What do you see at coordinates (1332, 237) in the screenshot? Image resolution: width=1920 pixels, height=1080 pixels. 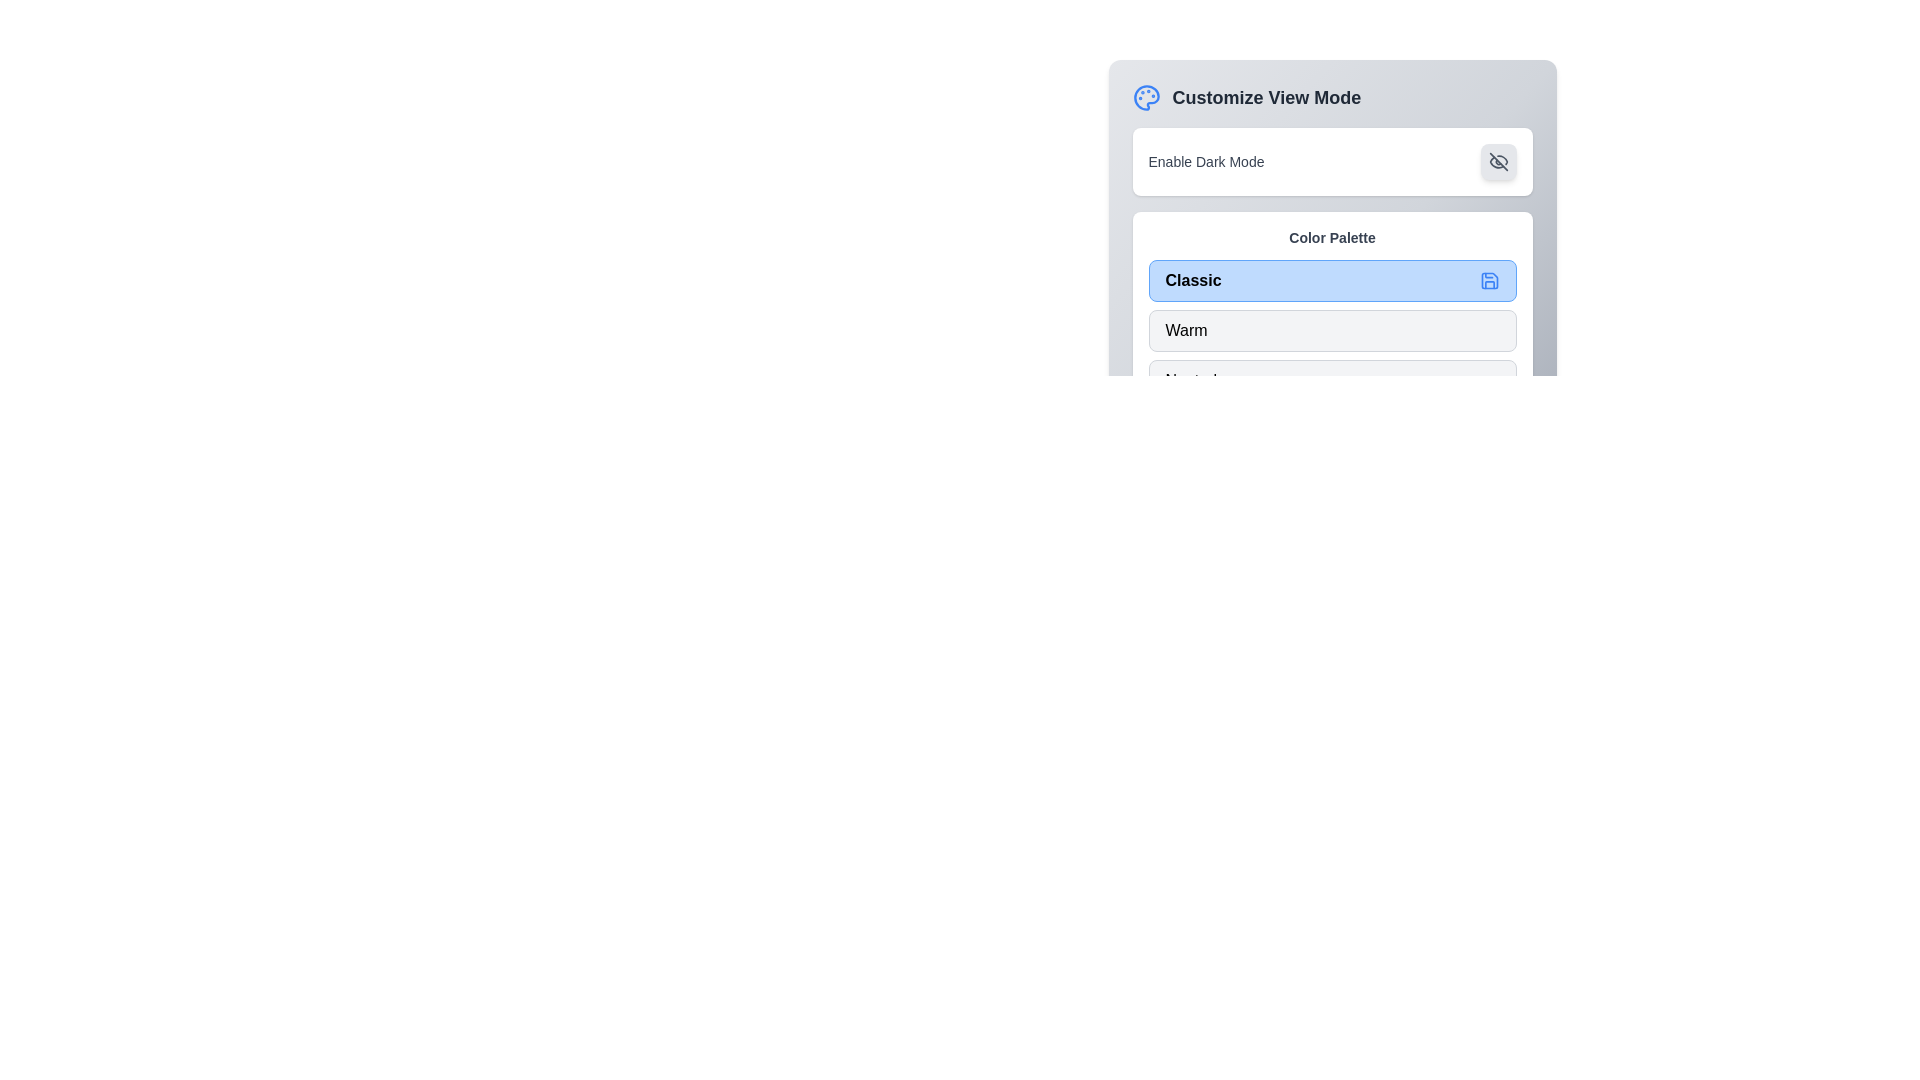 I see `the 'Color Palette' label, which is styled in a smaller size font and bold text, positioned above the selection of color themes` at bounding box center [1332, 237].